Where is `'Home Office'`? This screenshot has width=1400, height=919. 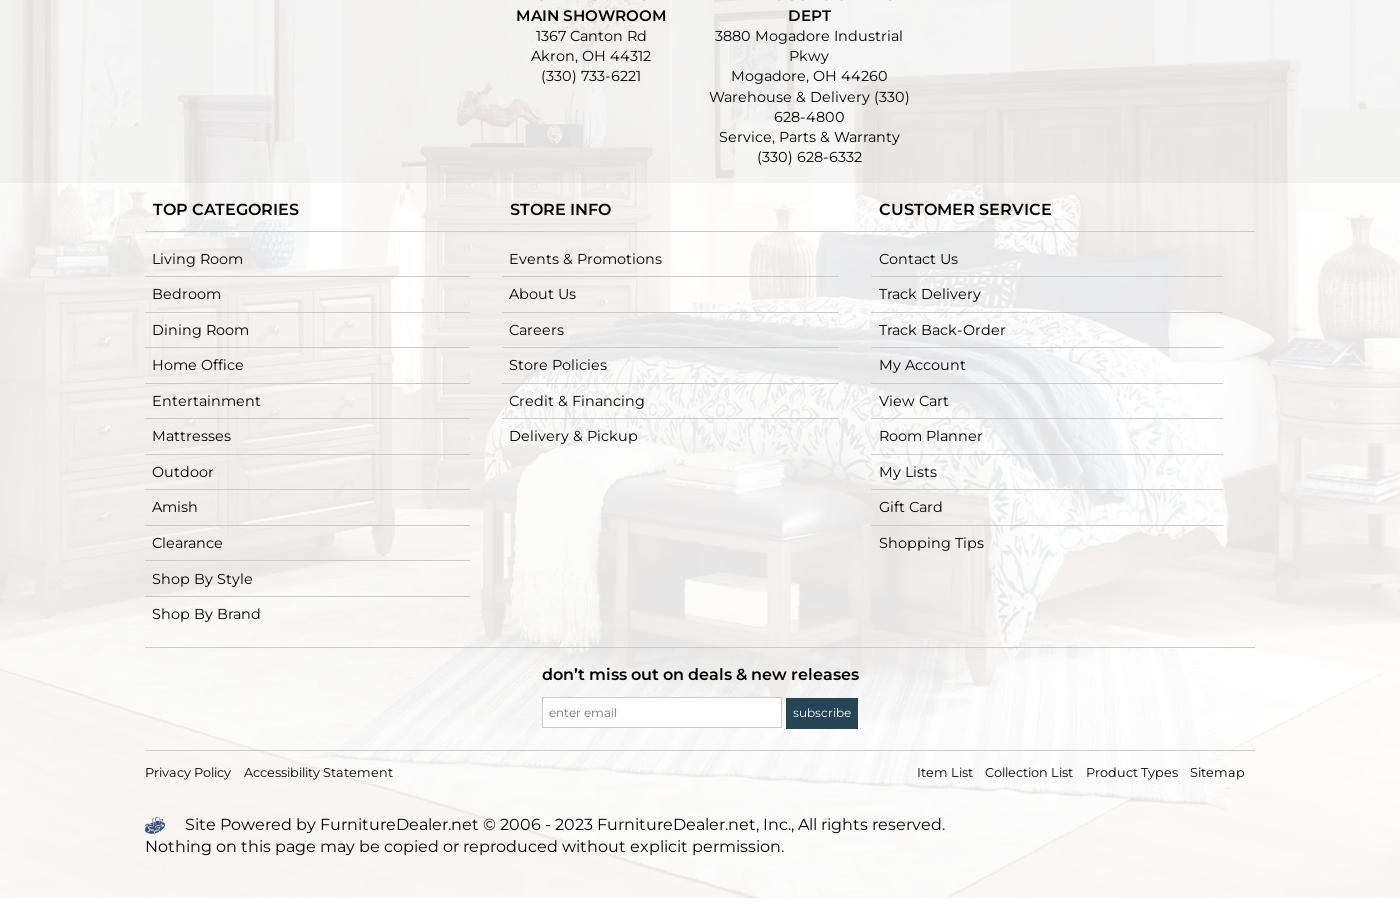
'Home Office' is located at coordinates (197, 364).